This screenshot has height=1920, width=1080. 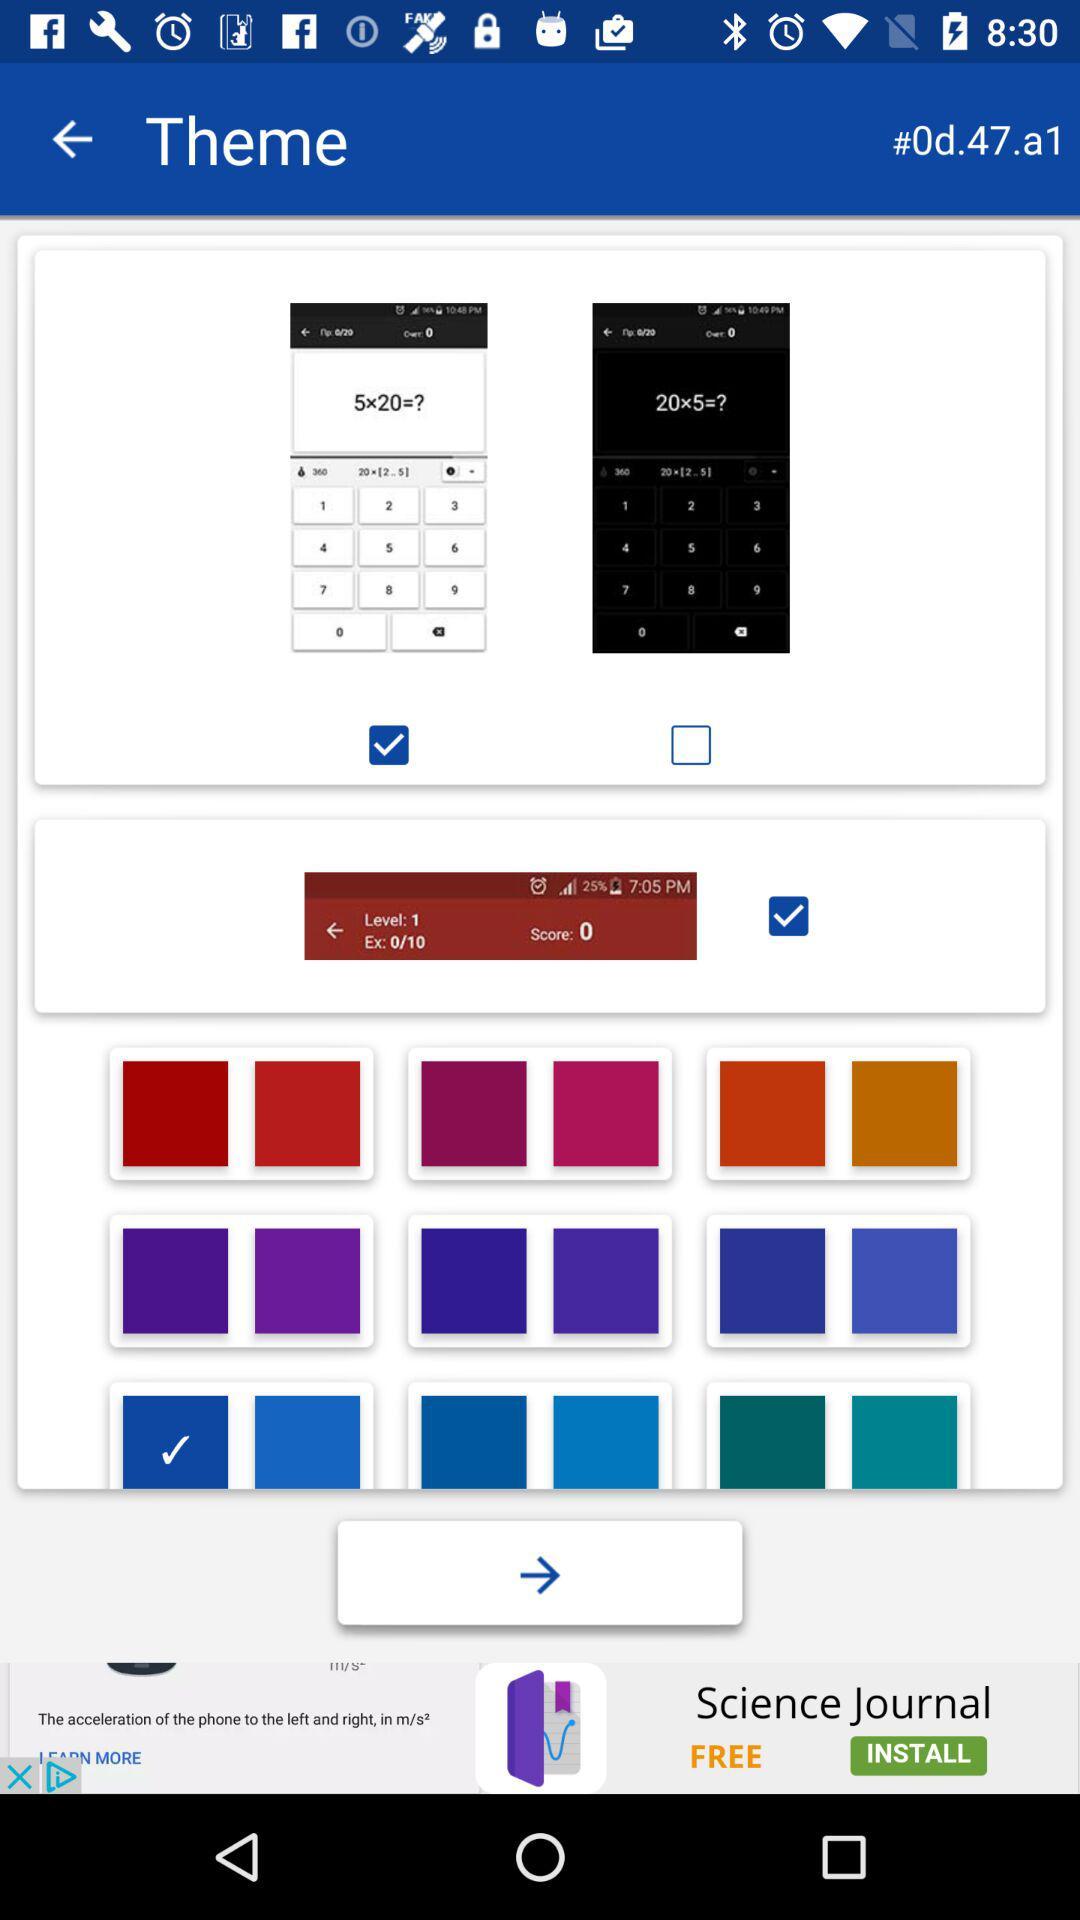 What do you see at coordinates (904, 1112) in the screenshot?
I see `choose a colour` at bounding box center [904, 1112].